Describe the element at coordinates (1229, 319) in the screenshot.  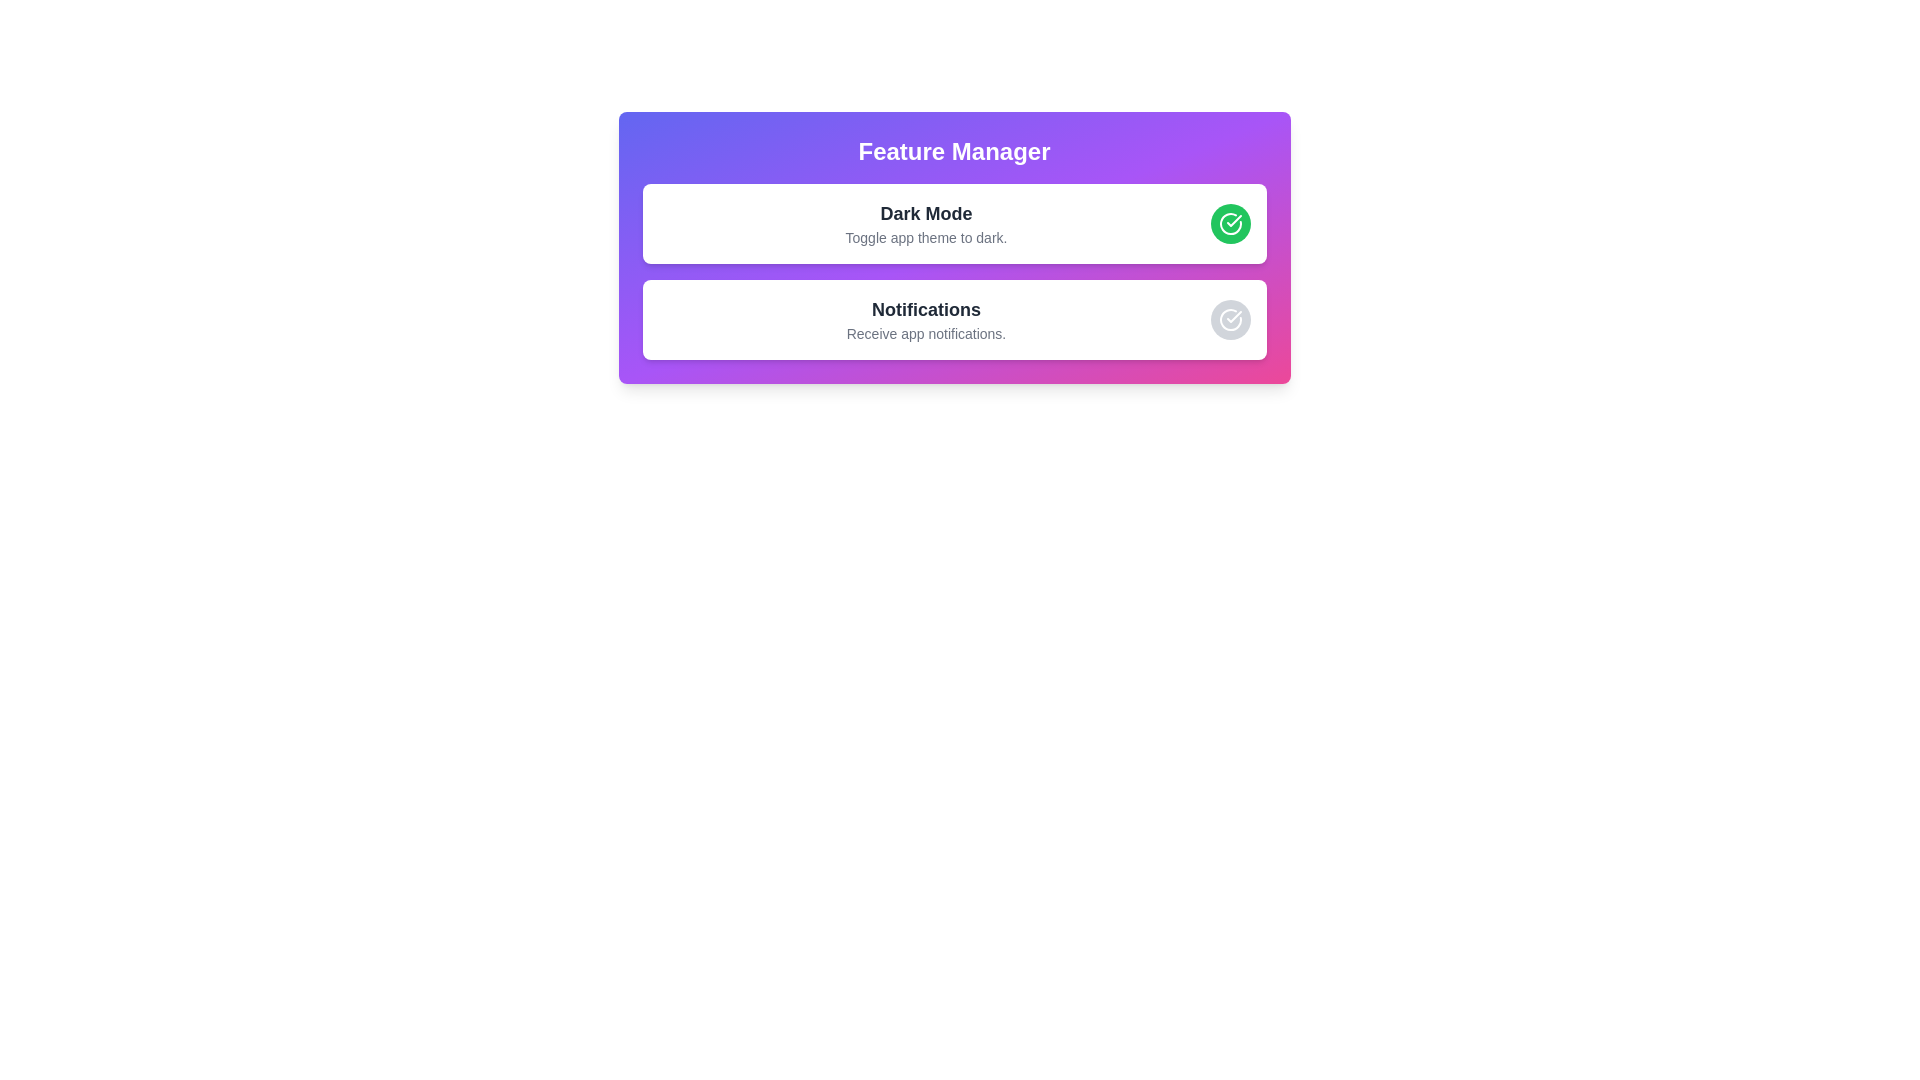
I see `the circular button with a gray background containing a white checkmark icon, located to the far right of the row labeled 'NotificationsReceive app notifications.'` at that location.